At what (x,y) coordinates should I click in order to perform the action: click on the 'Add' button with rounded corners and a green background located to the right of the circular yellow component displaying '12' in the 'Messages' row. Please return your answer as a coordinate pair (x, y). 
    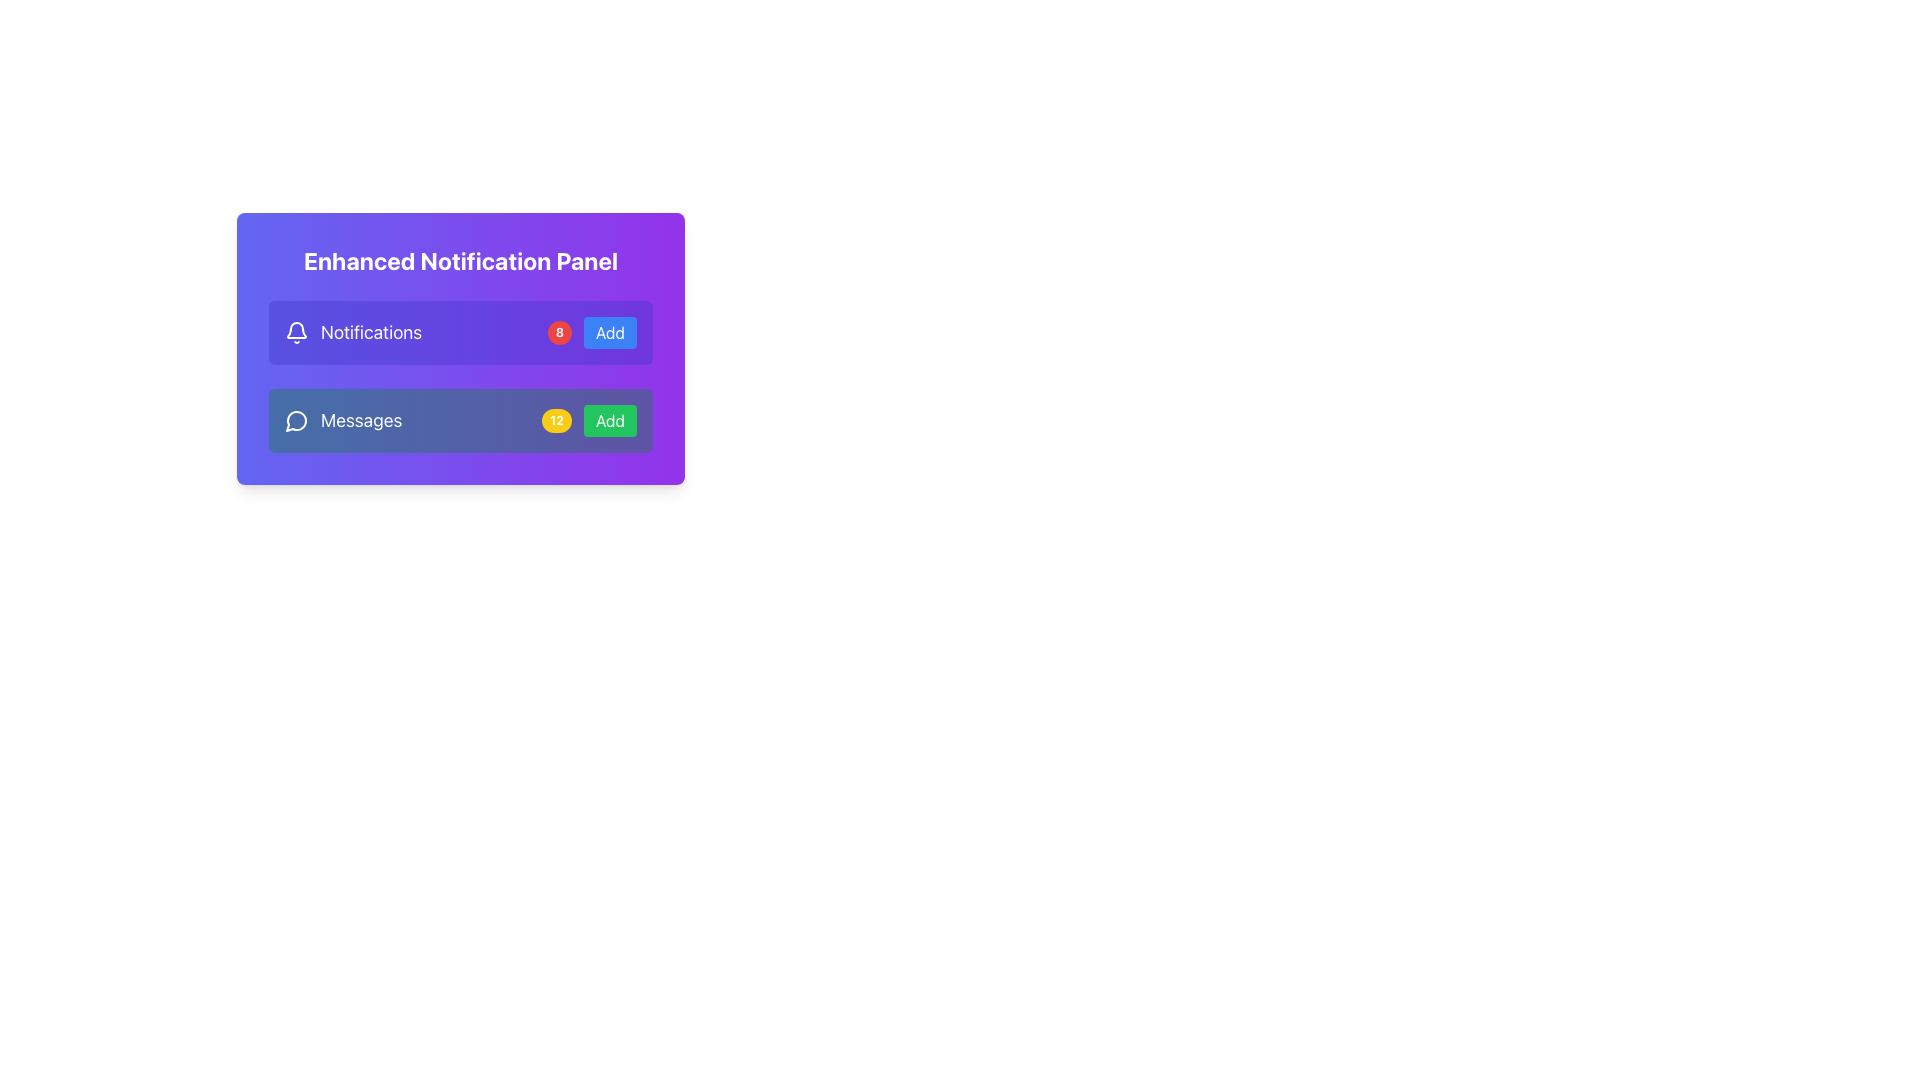
    Looking at the image, I should click on (609, 419).